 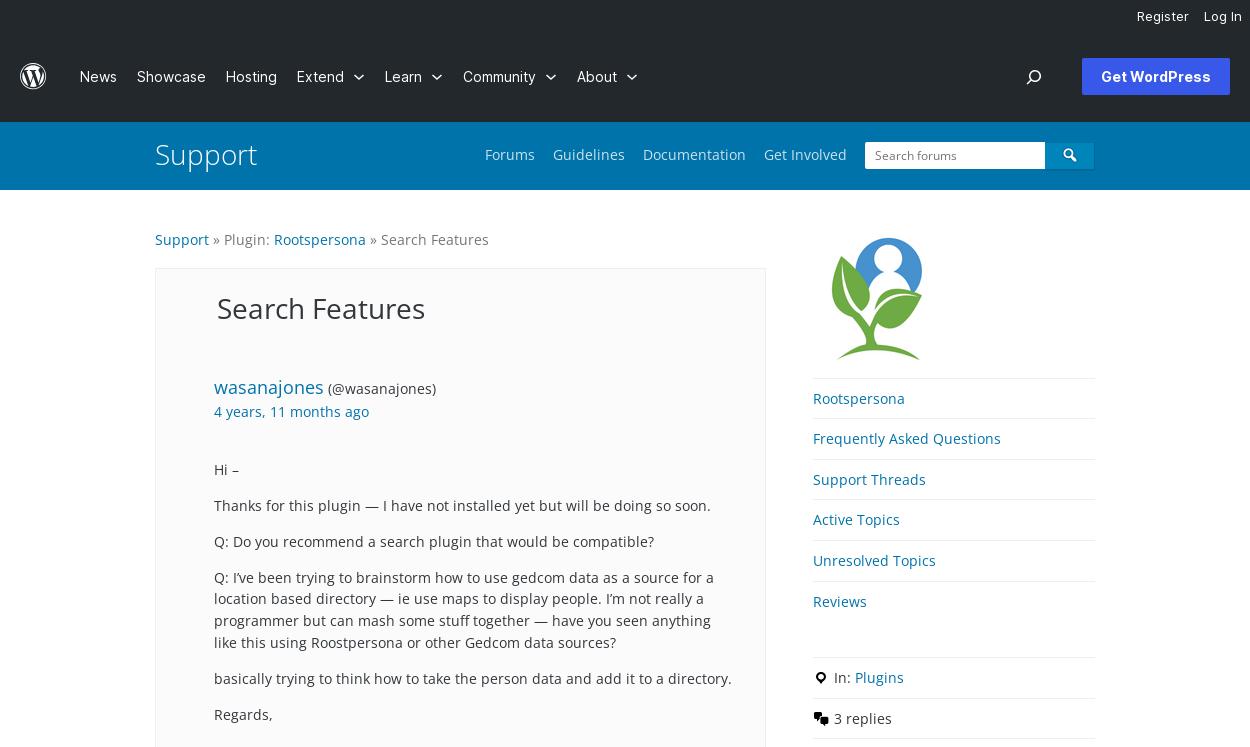 I want to click on 'wasanajones', so click(x=269, y=386).